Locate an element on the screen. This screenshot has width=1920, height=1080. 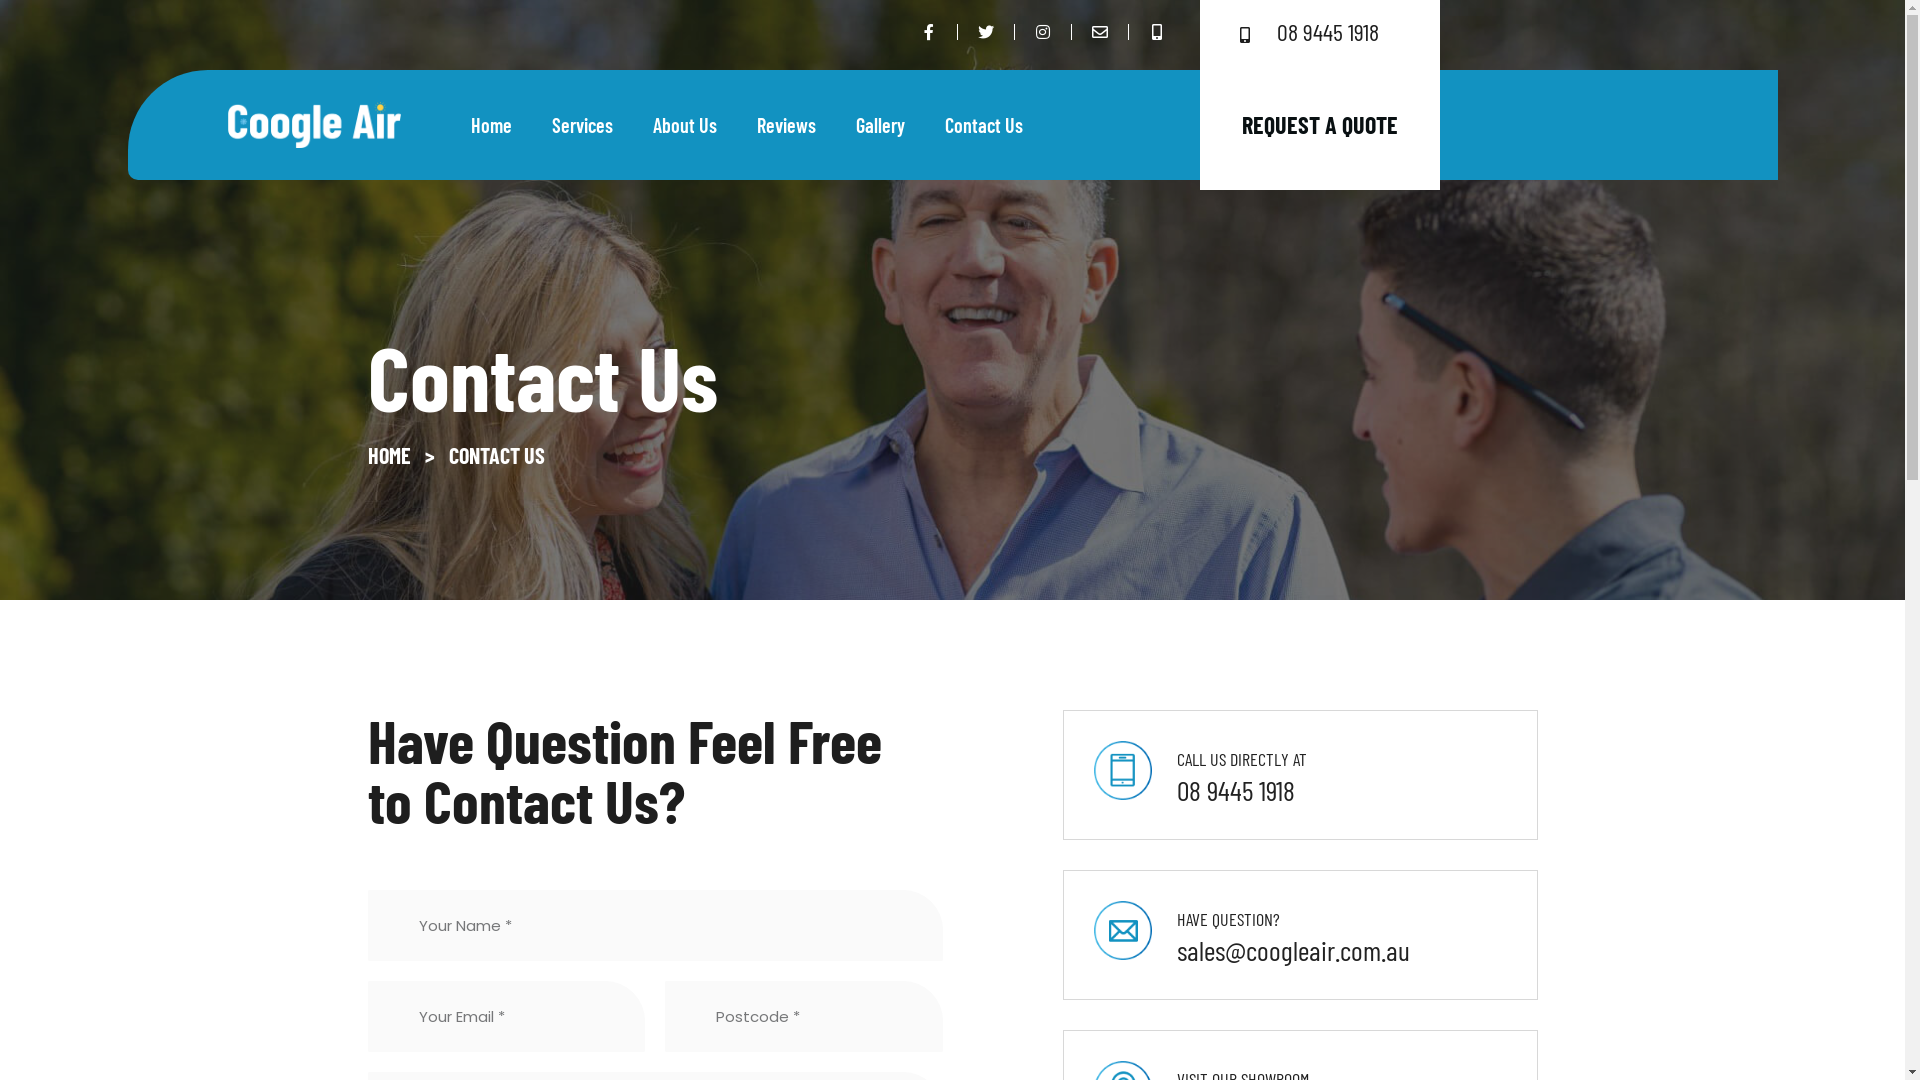
'HOME' is located at coordinates (389, 455).